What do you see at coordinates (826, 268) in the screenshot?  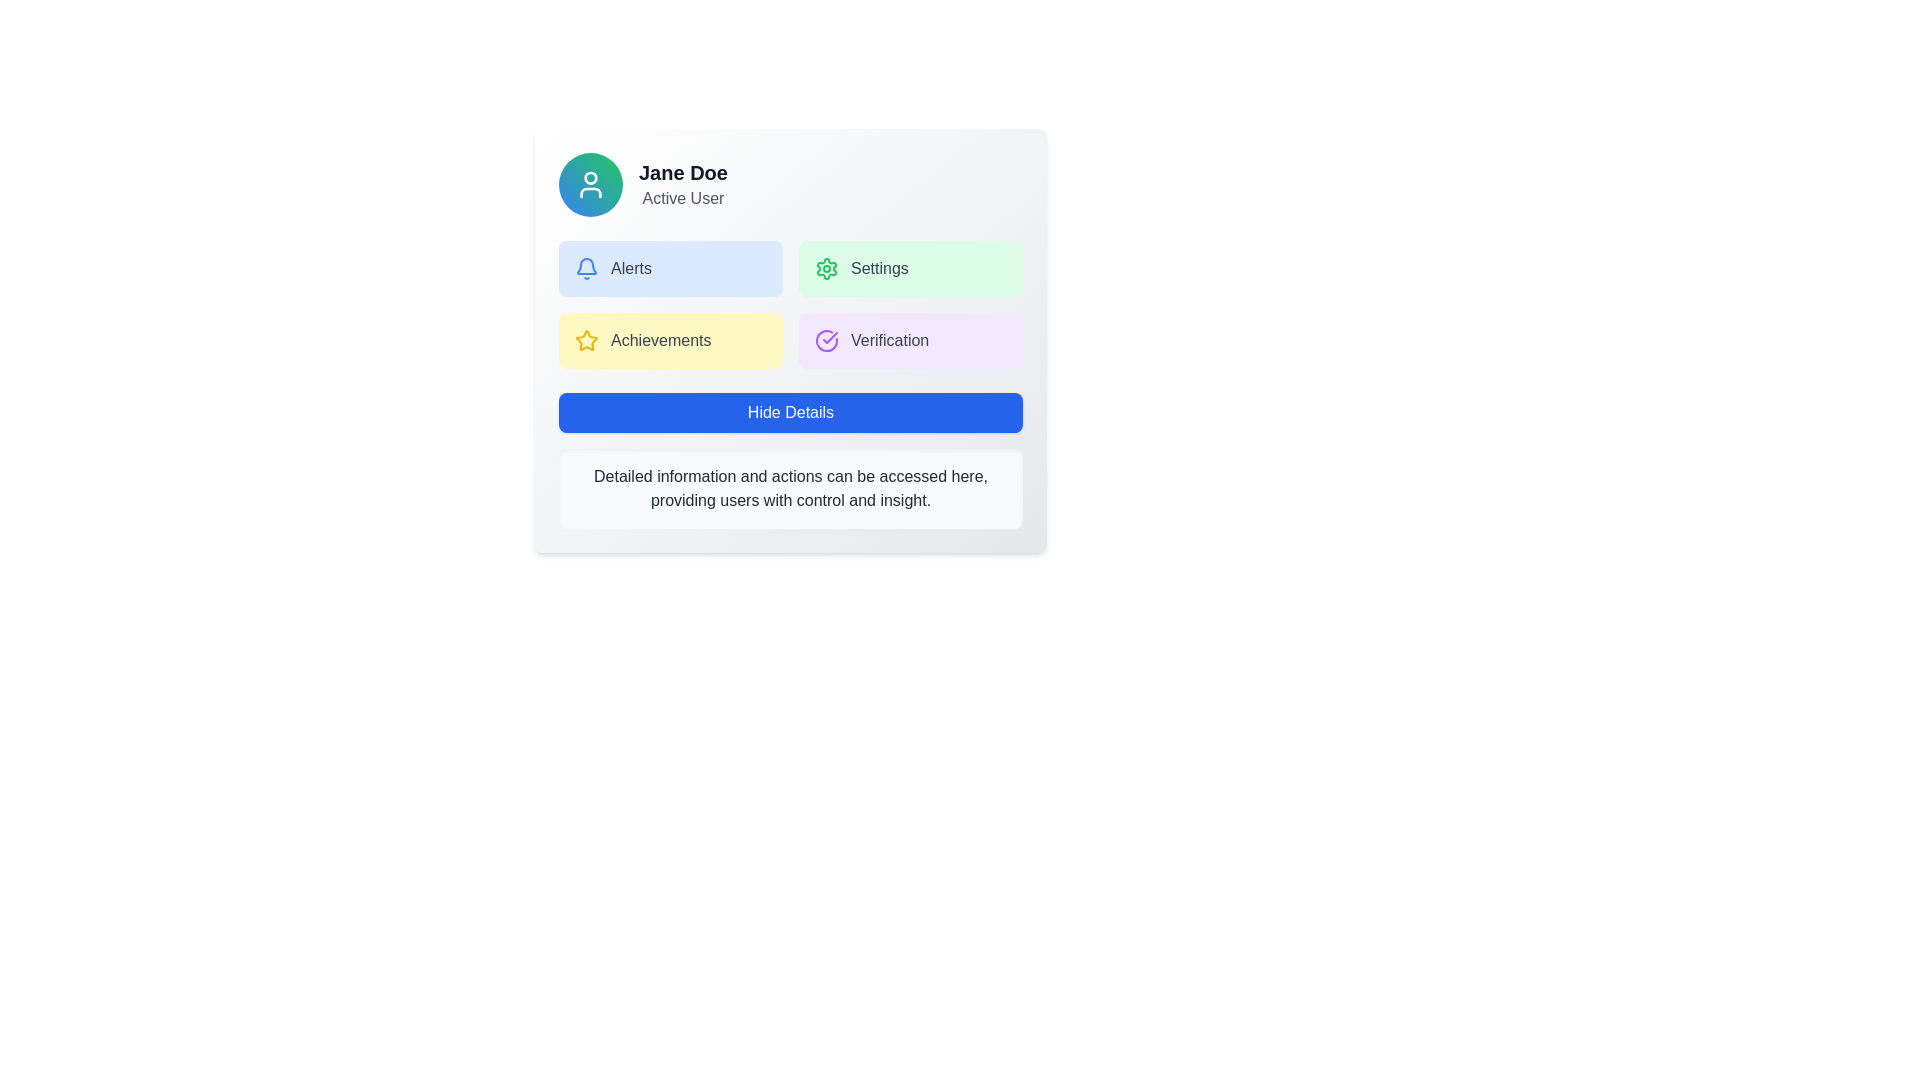 I see `the gear-shaped settings icon with a green outline located in the top-right corner of the 'Settings' section in the second row of options` at bounding box center [826, 268].